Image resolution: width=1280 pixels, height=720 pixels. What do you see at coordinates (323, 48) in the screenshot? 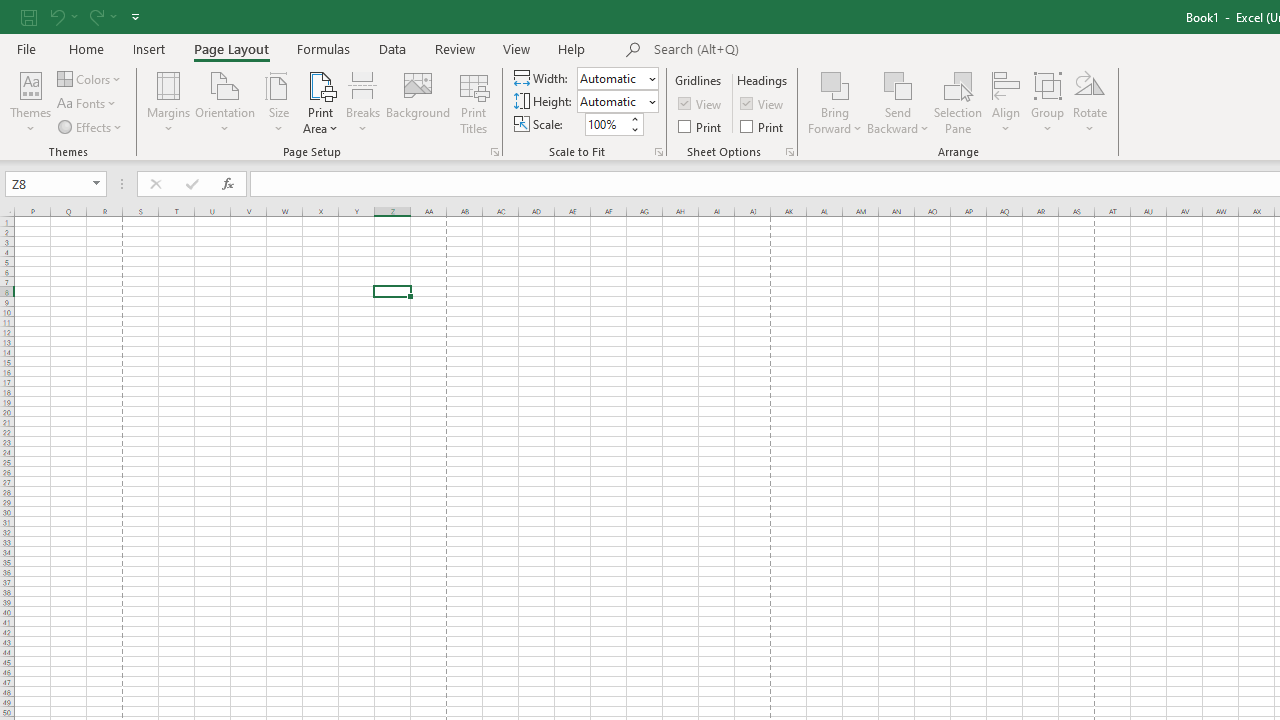
I see `'Formulas'` at bounding box center [323, 48].